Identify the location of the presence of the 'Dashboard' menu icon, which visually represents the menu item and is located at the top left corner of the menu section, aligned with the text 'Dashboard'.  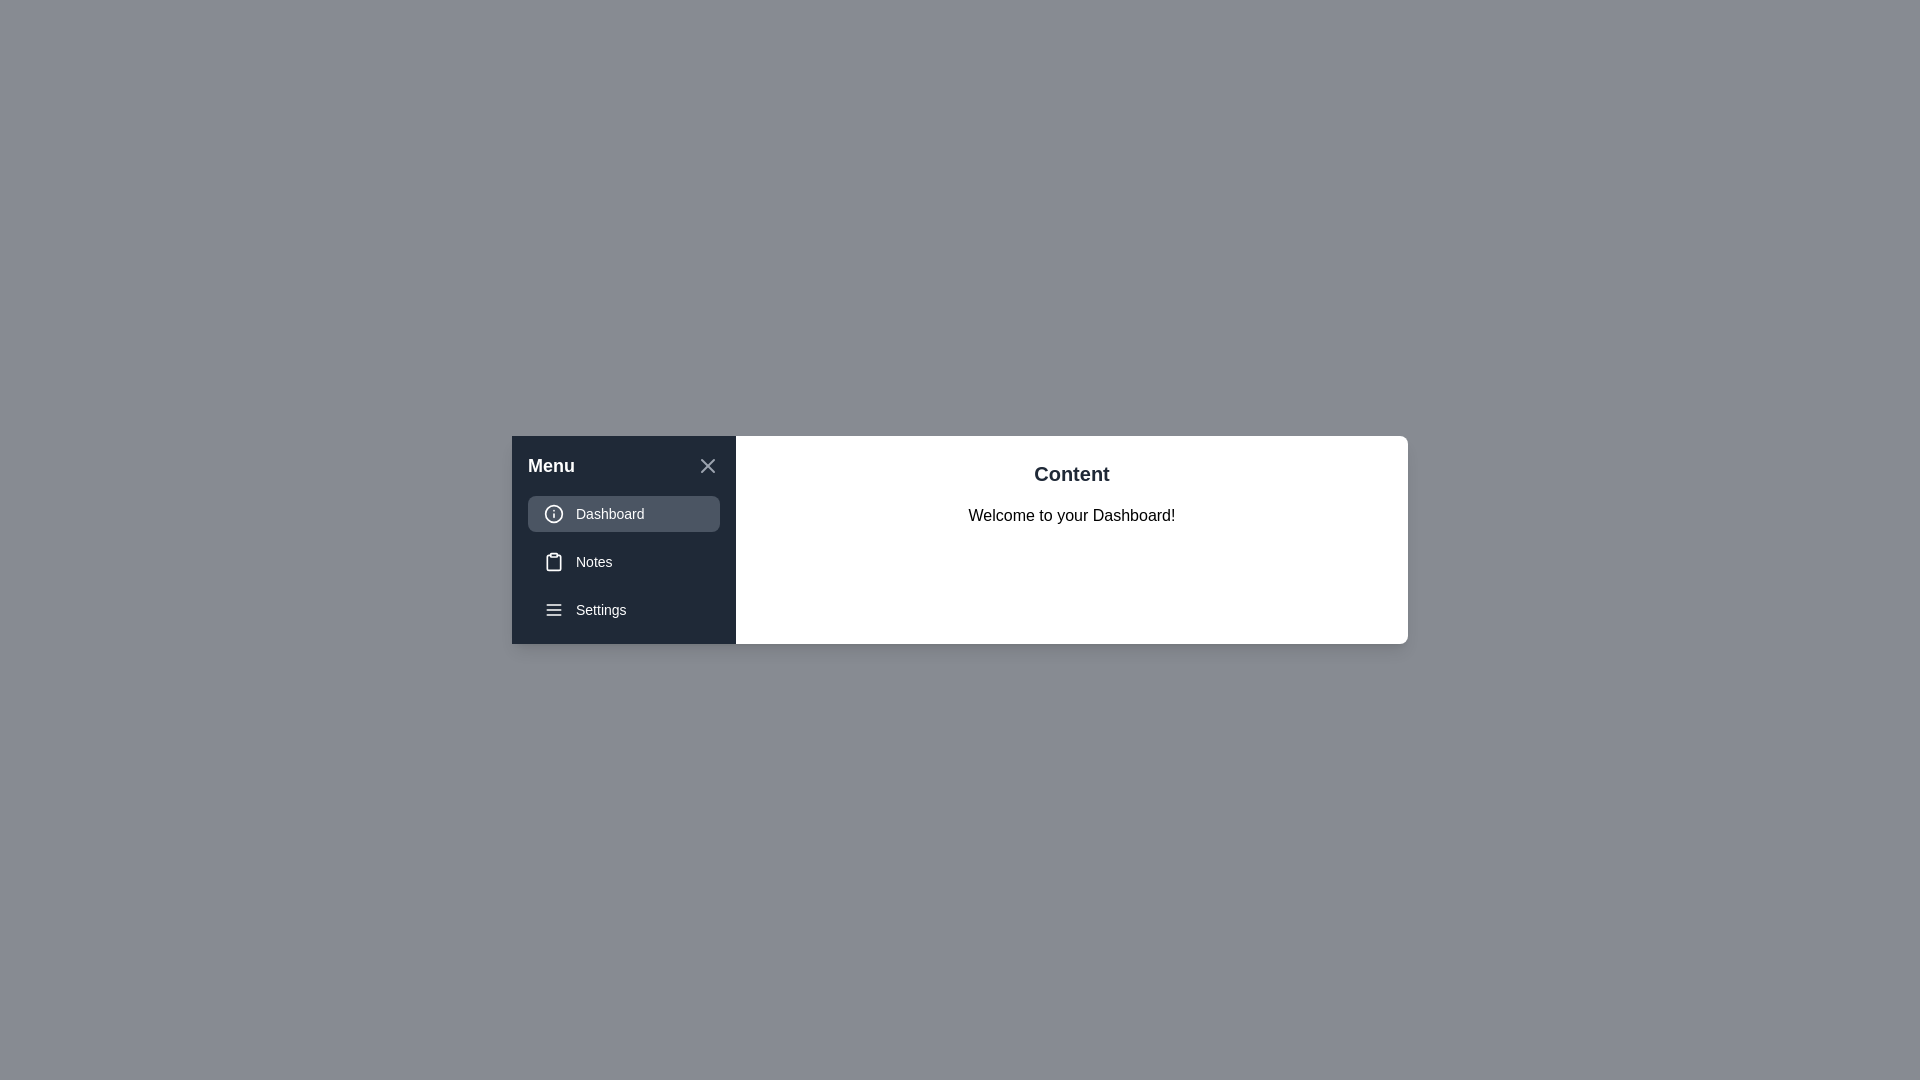
(553, 512).